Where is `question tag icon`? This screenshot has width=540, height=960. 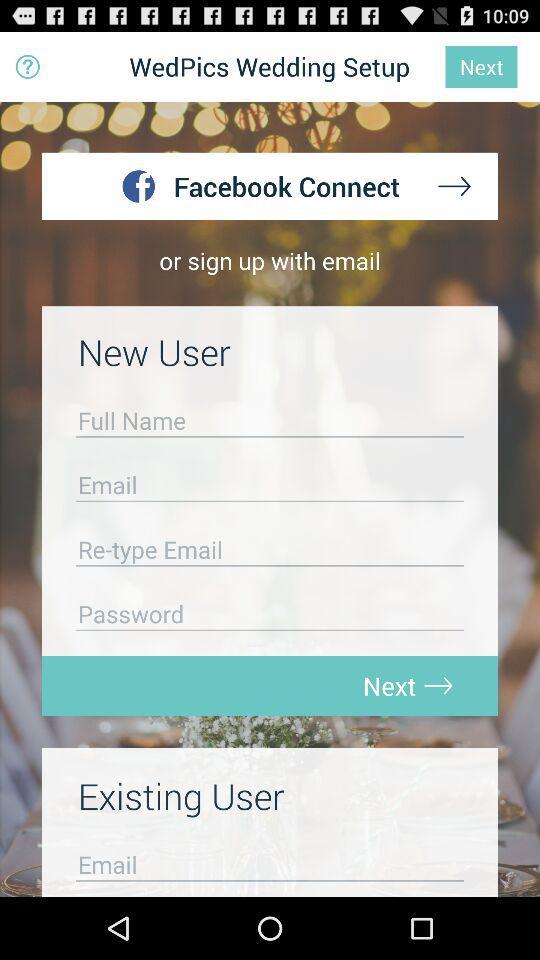 question tag icon is located at coordinates (27, 67).